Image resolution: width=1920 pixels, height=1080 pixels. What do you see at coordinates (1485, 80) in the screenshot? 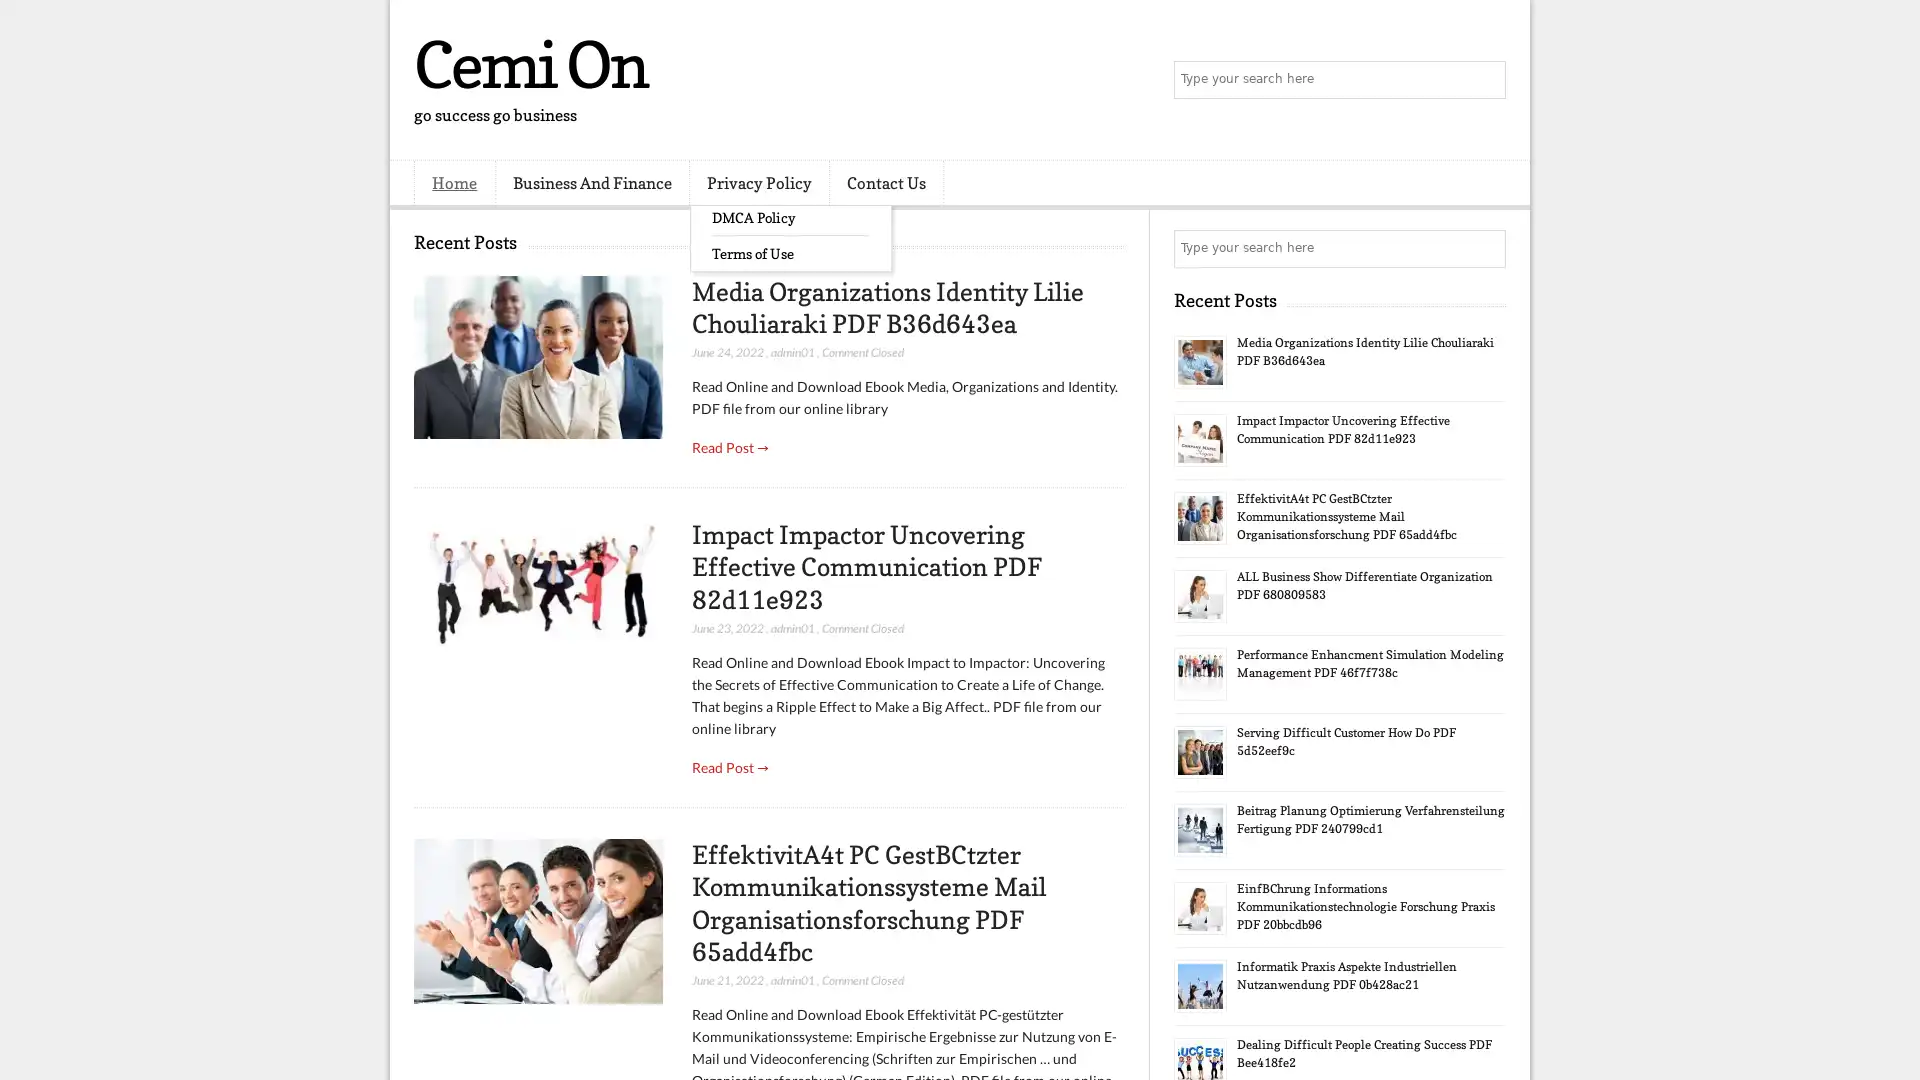
I see `Search` at bounding box center [1485, 80].